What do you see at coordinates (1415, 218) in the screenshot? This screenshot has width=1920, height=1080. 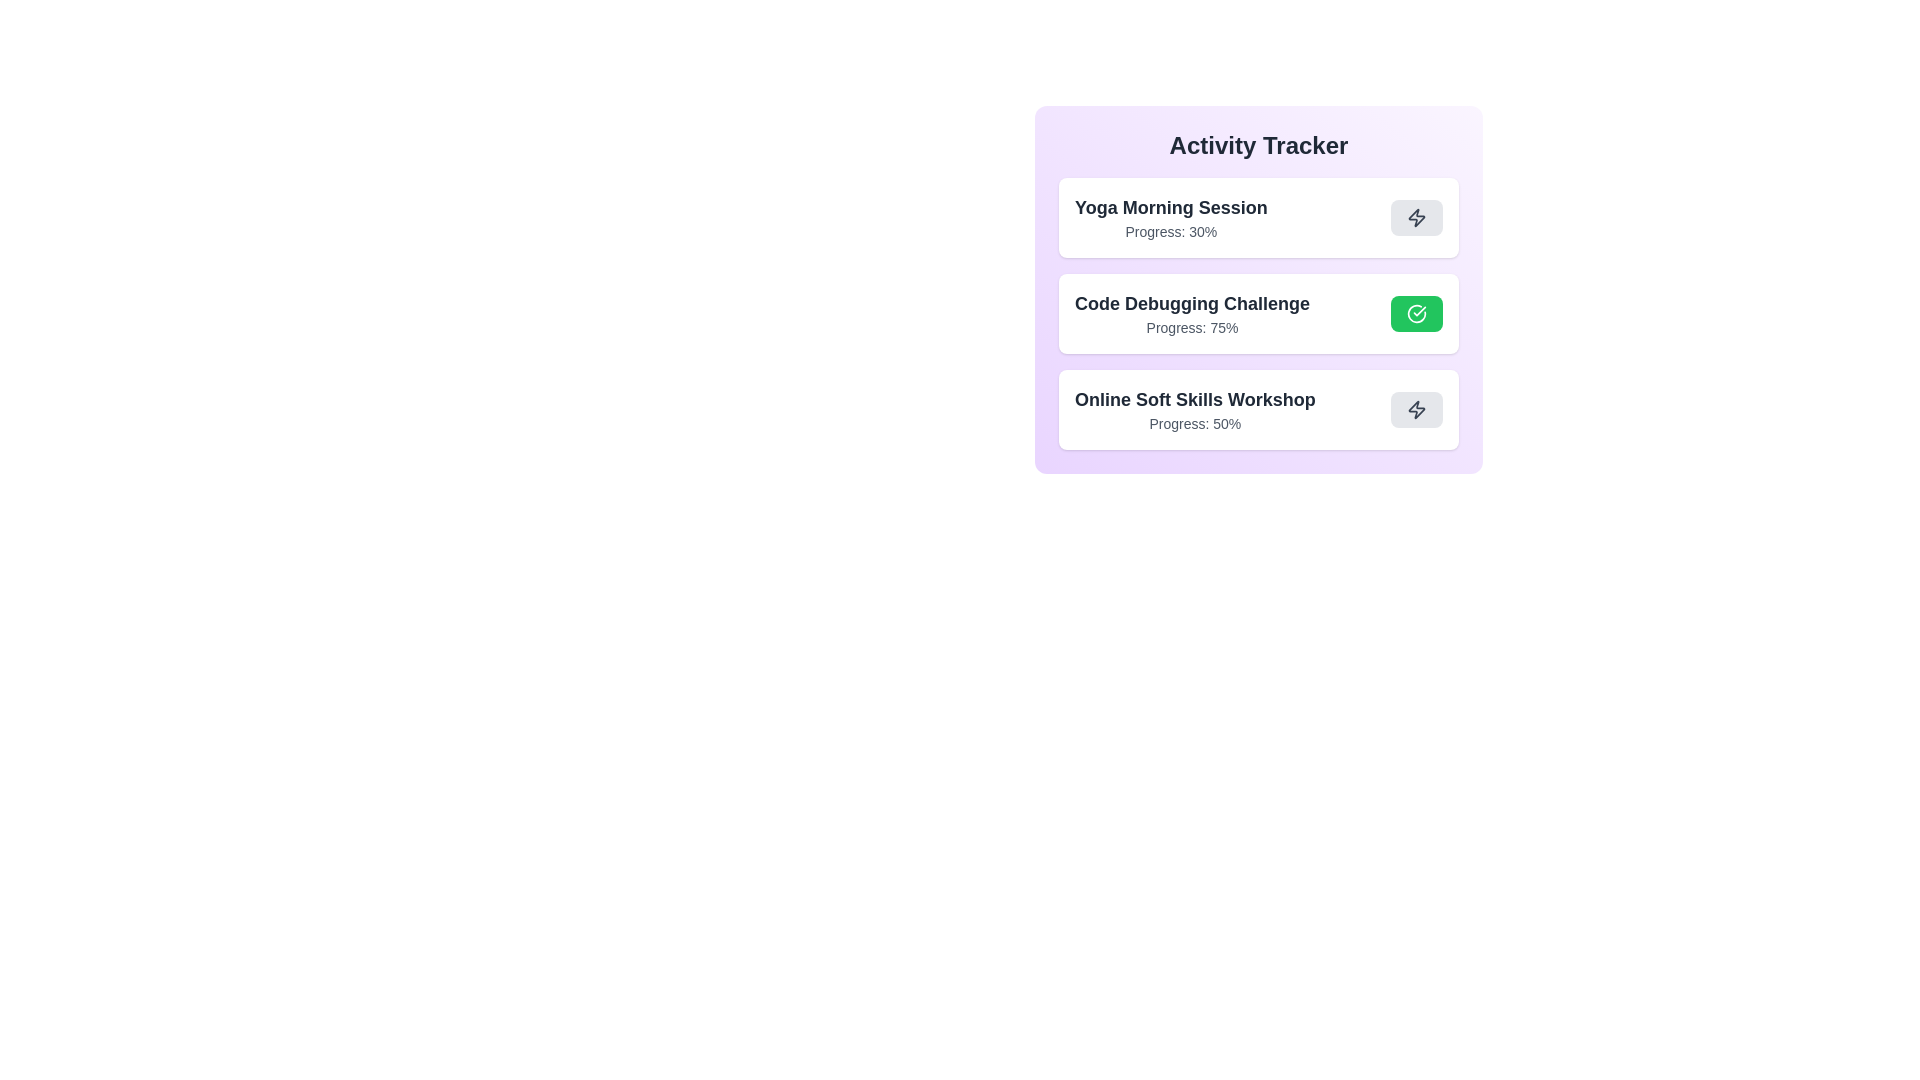 I see `the activity associated with the Yoga Morning Session button` at bounding box center [1415, 218].